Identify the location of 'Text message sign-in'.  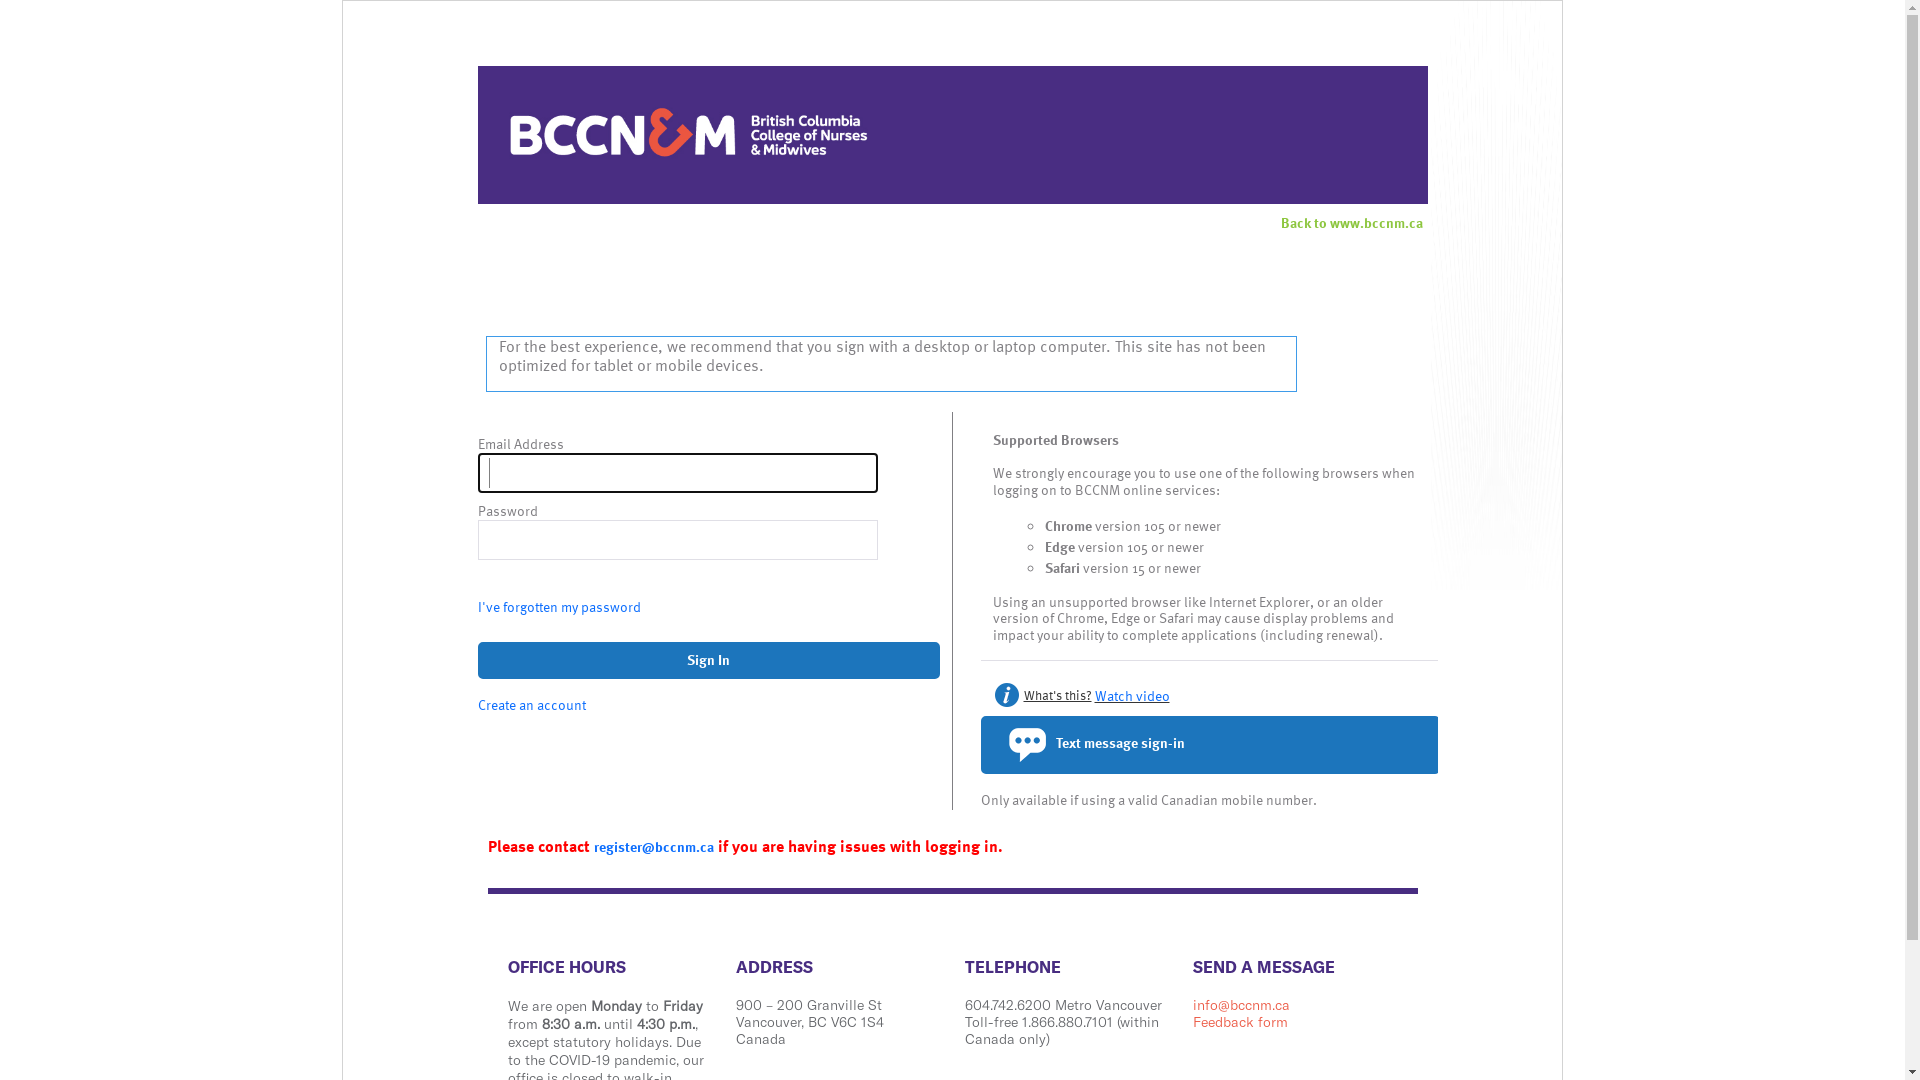
(1208, 744).